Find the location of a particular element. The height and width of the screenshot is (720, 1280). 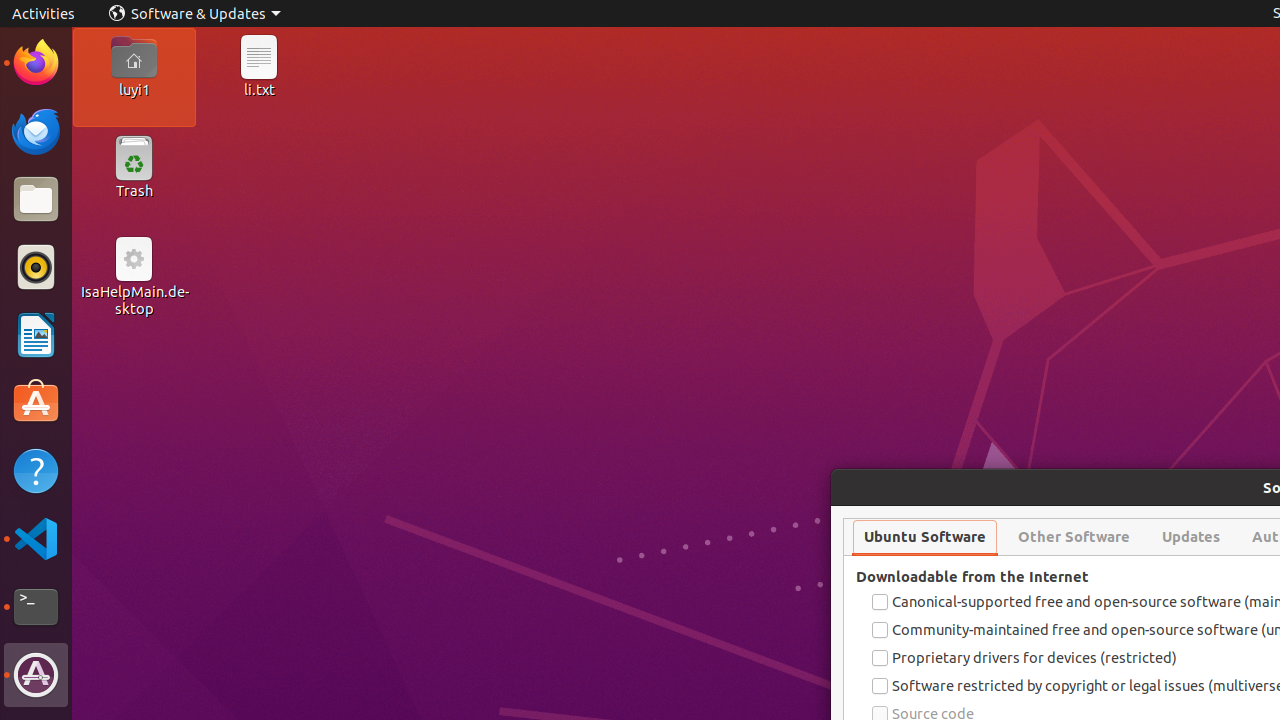

'Terminal' is located at coordinates (35, 606).